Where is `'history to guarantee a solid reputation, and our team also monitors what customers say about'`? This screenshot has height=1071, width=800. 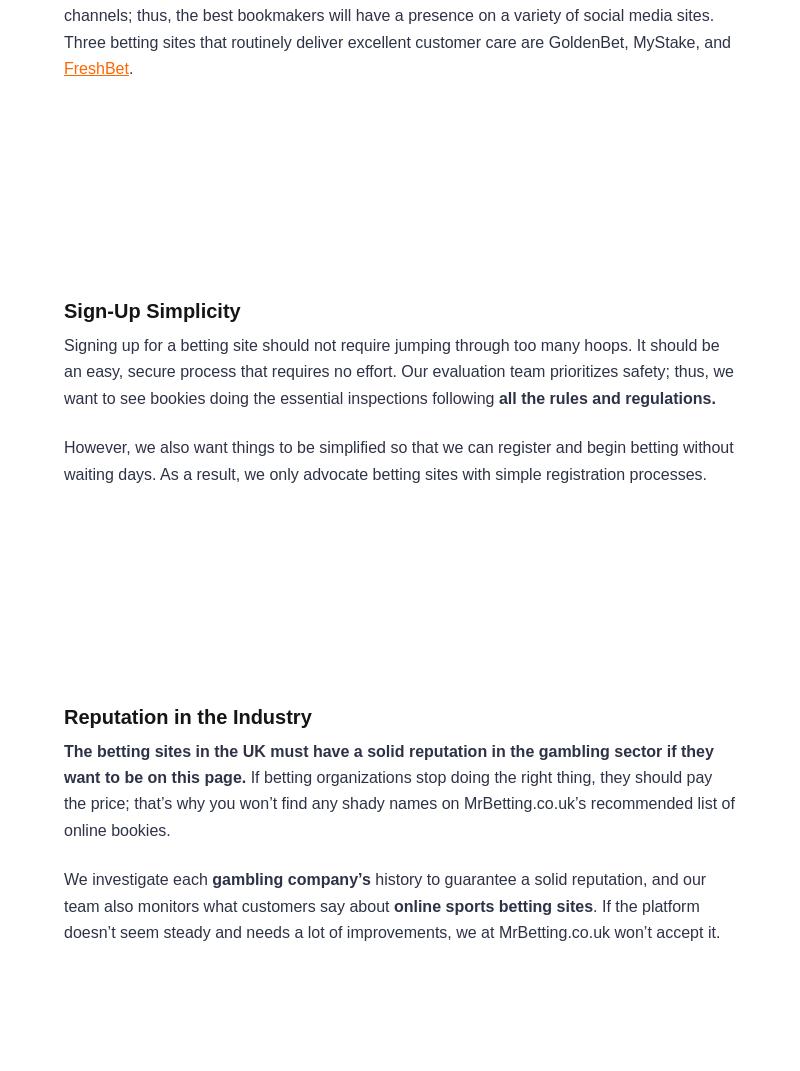 'history to guarantee a solid reputation, and our team also monitors what customers say about' is located at coordinates (383, 892).